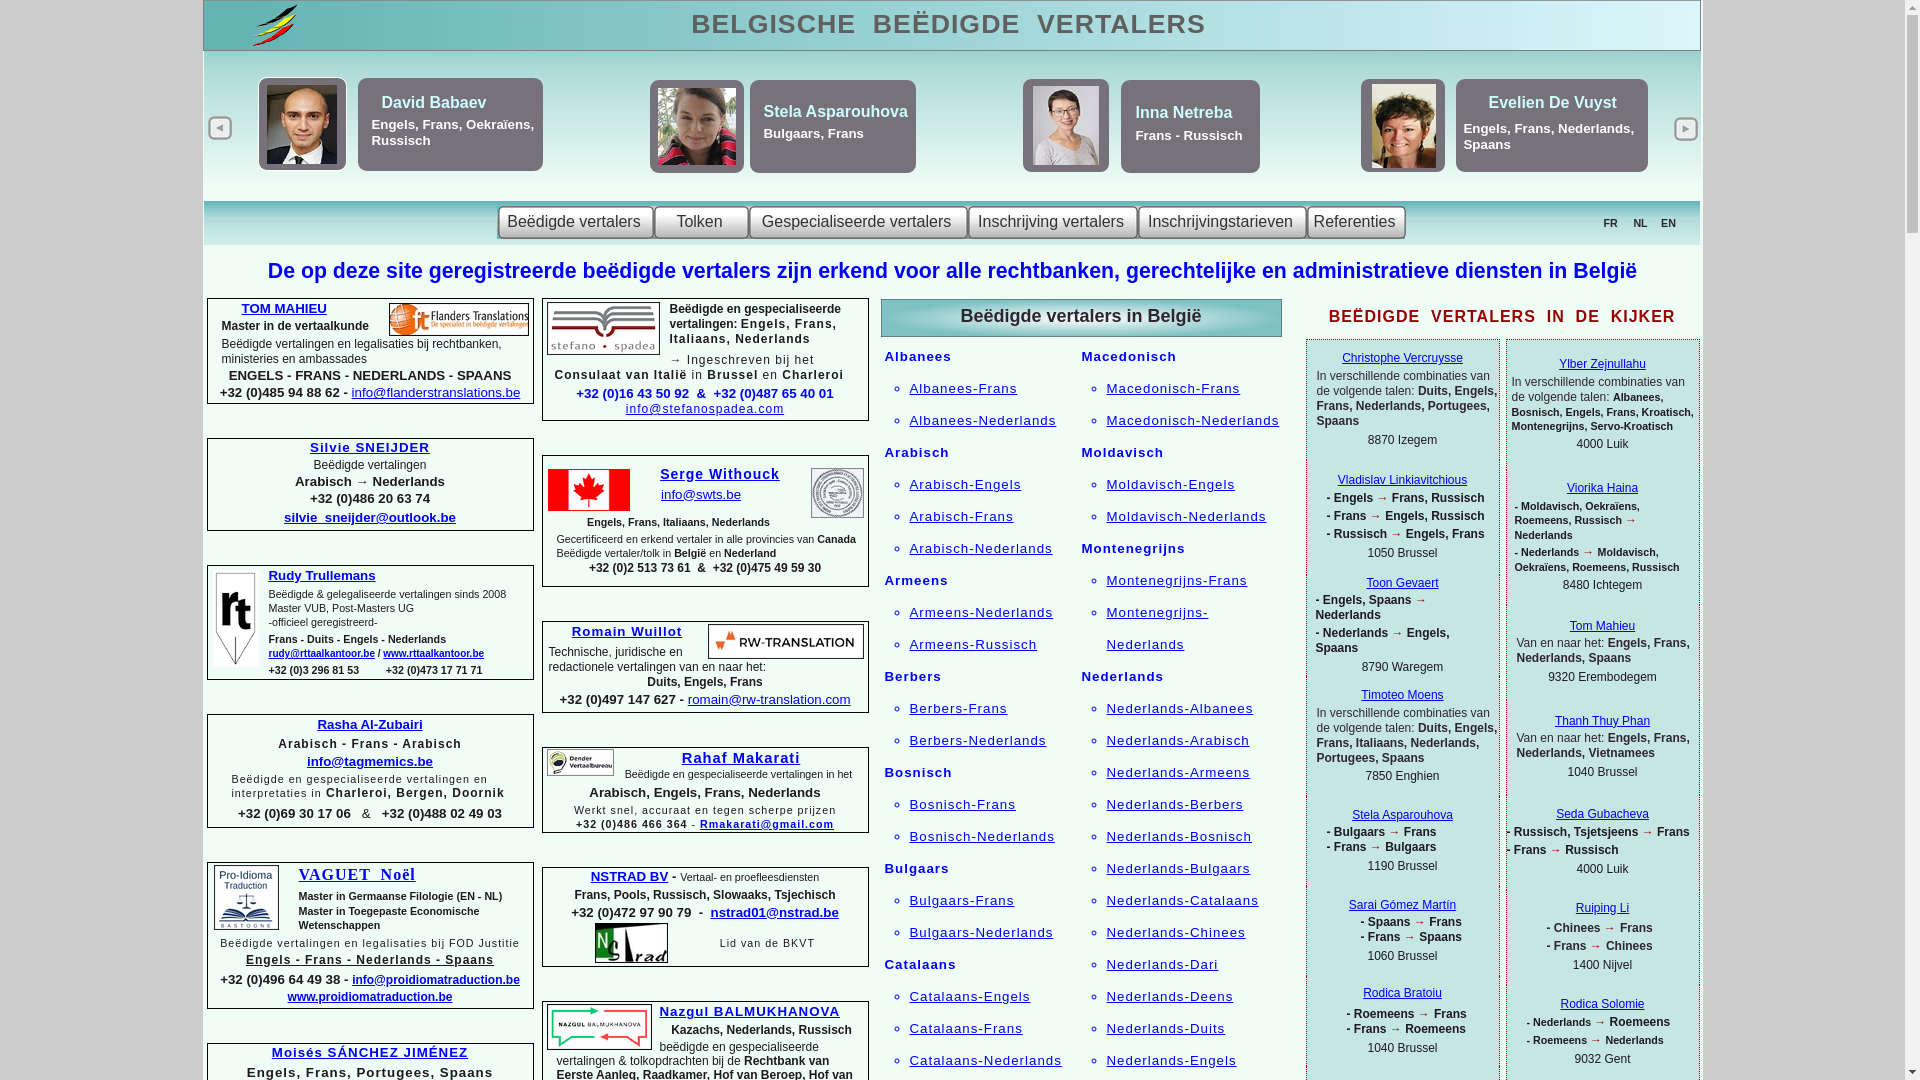 The image size is (1920, 1080). Describe the element at coordinates (1609, 223) in the screenshot. I see `'FR'` at that location.